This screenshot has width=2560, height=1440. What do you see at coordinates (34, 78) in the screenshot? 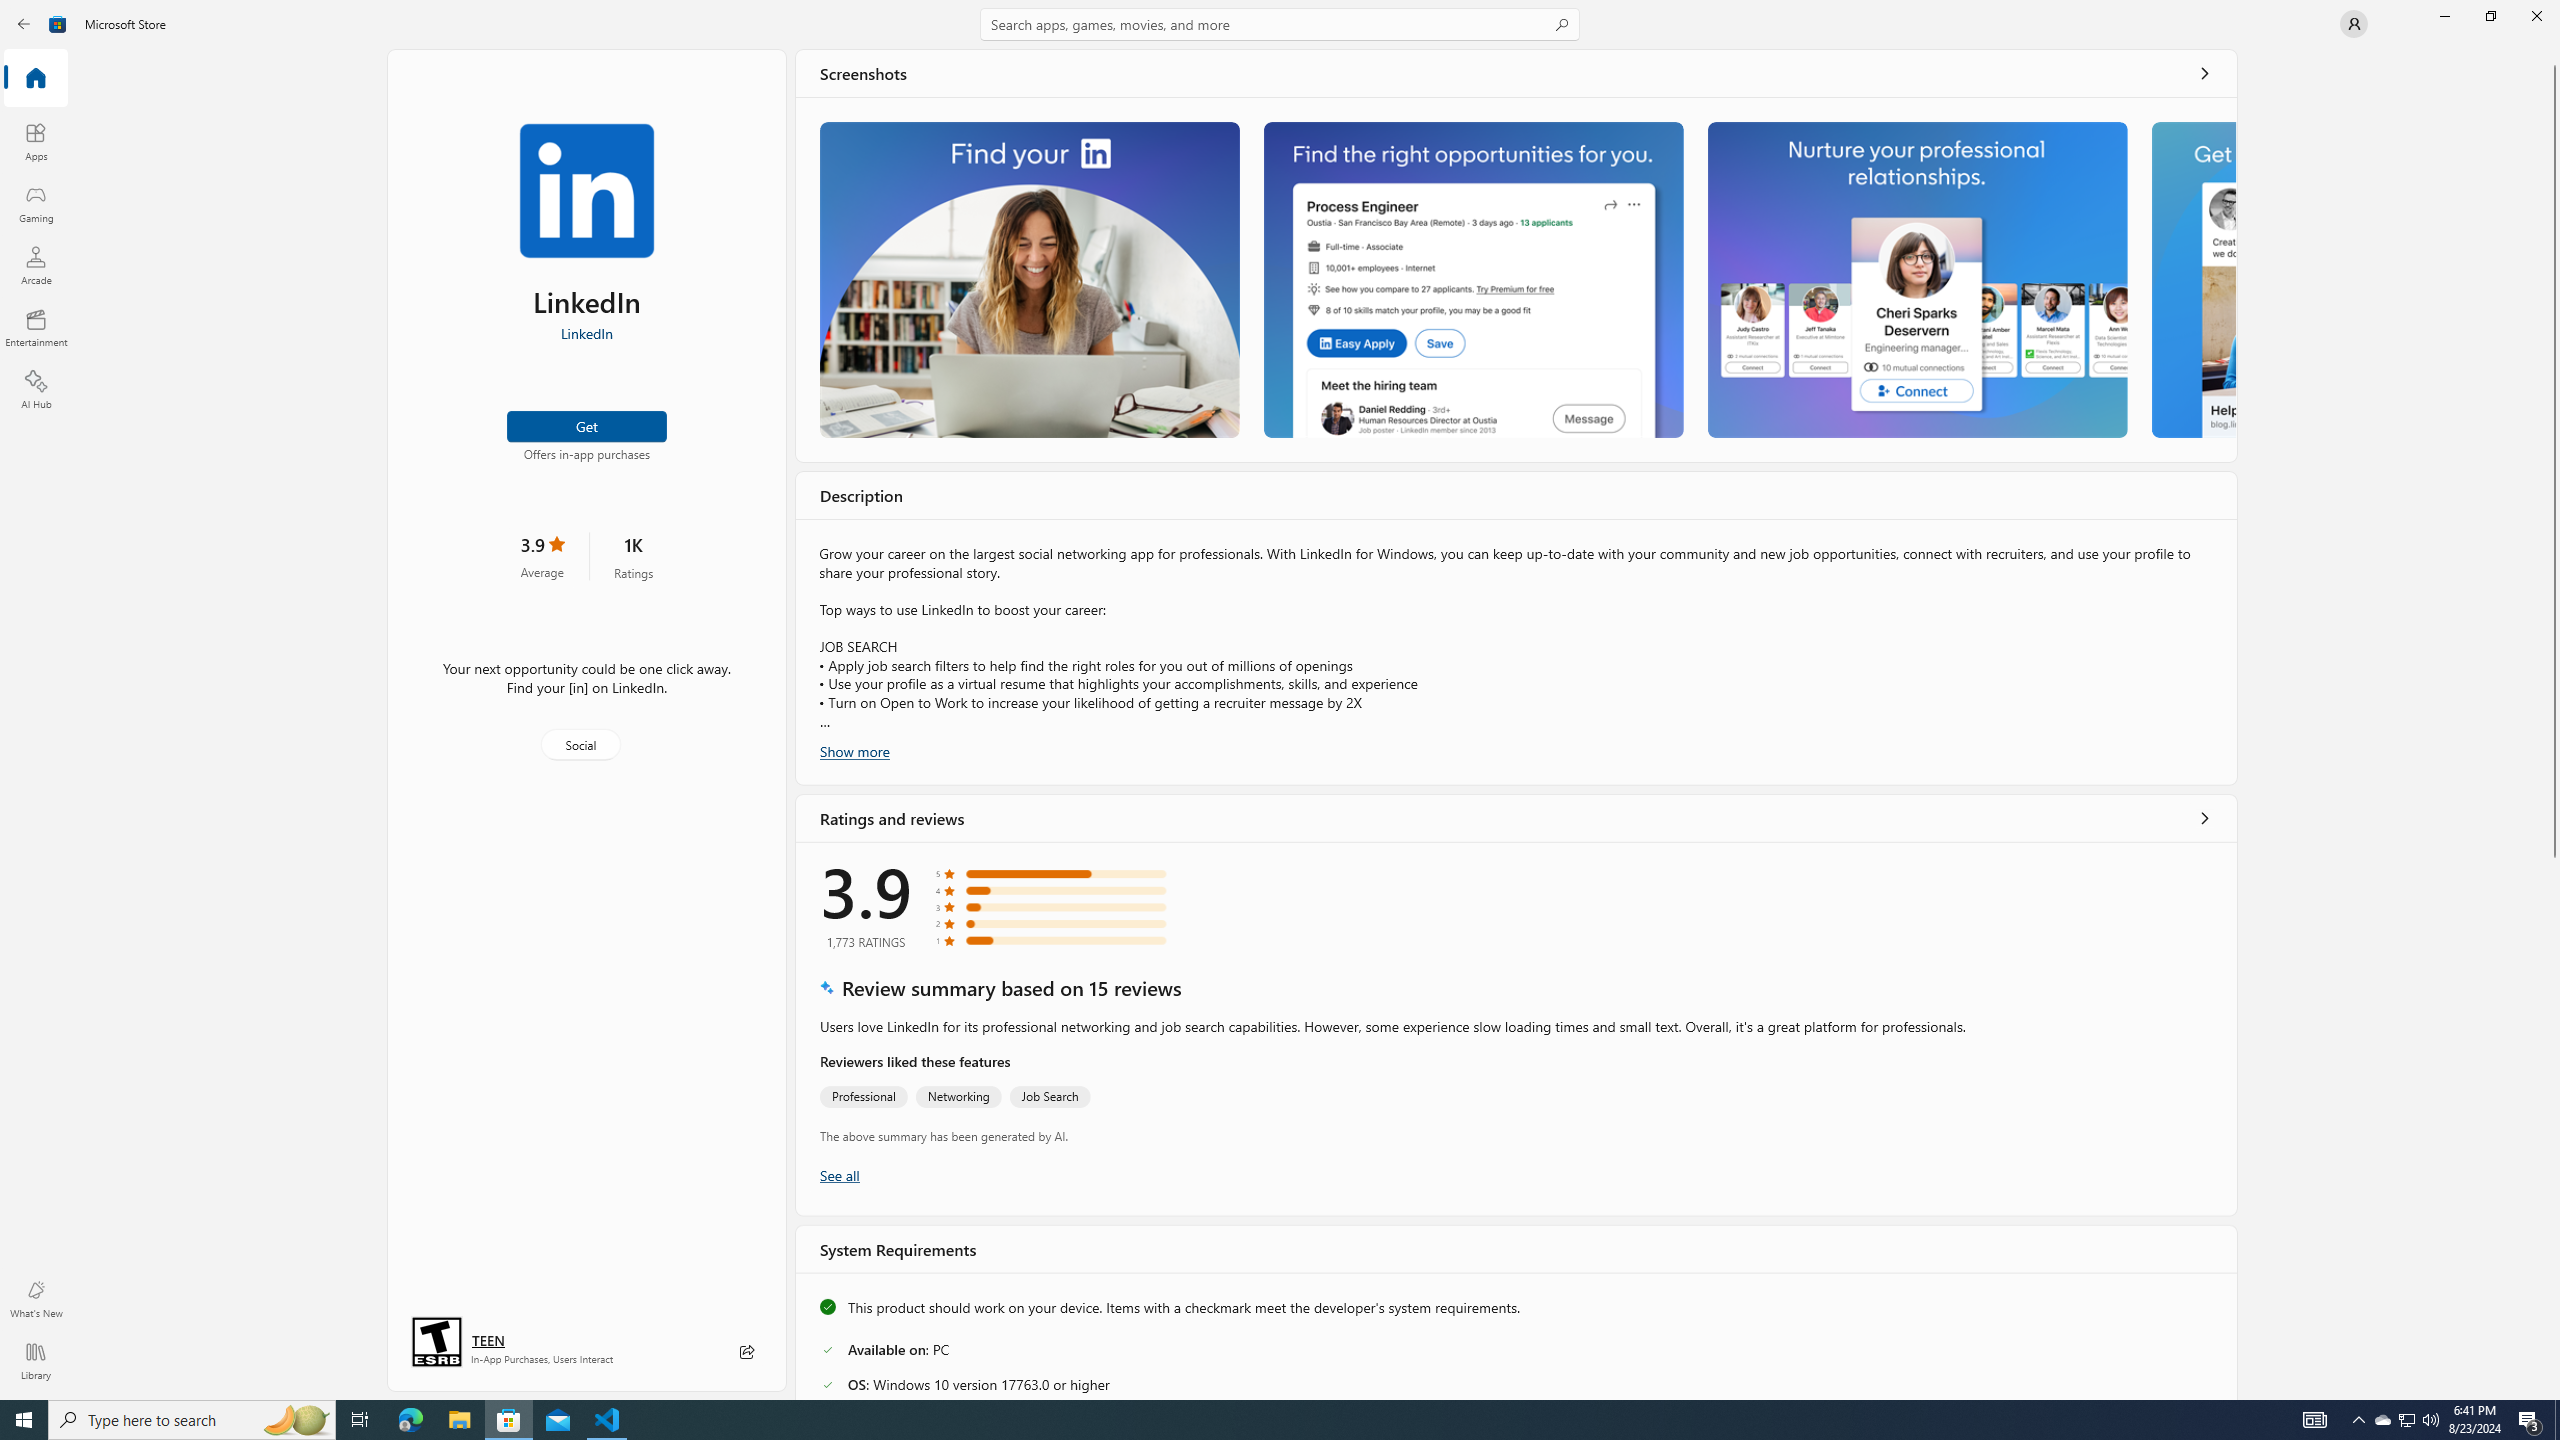
I see `'Home'` at bounding box center [34, 78].